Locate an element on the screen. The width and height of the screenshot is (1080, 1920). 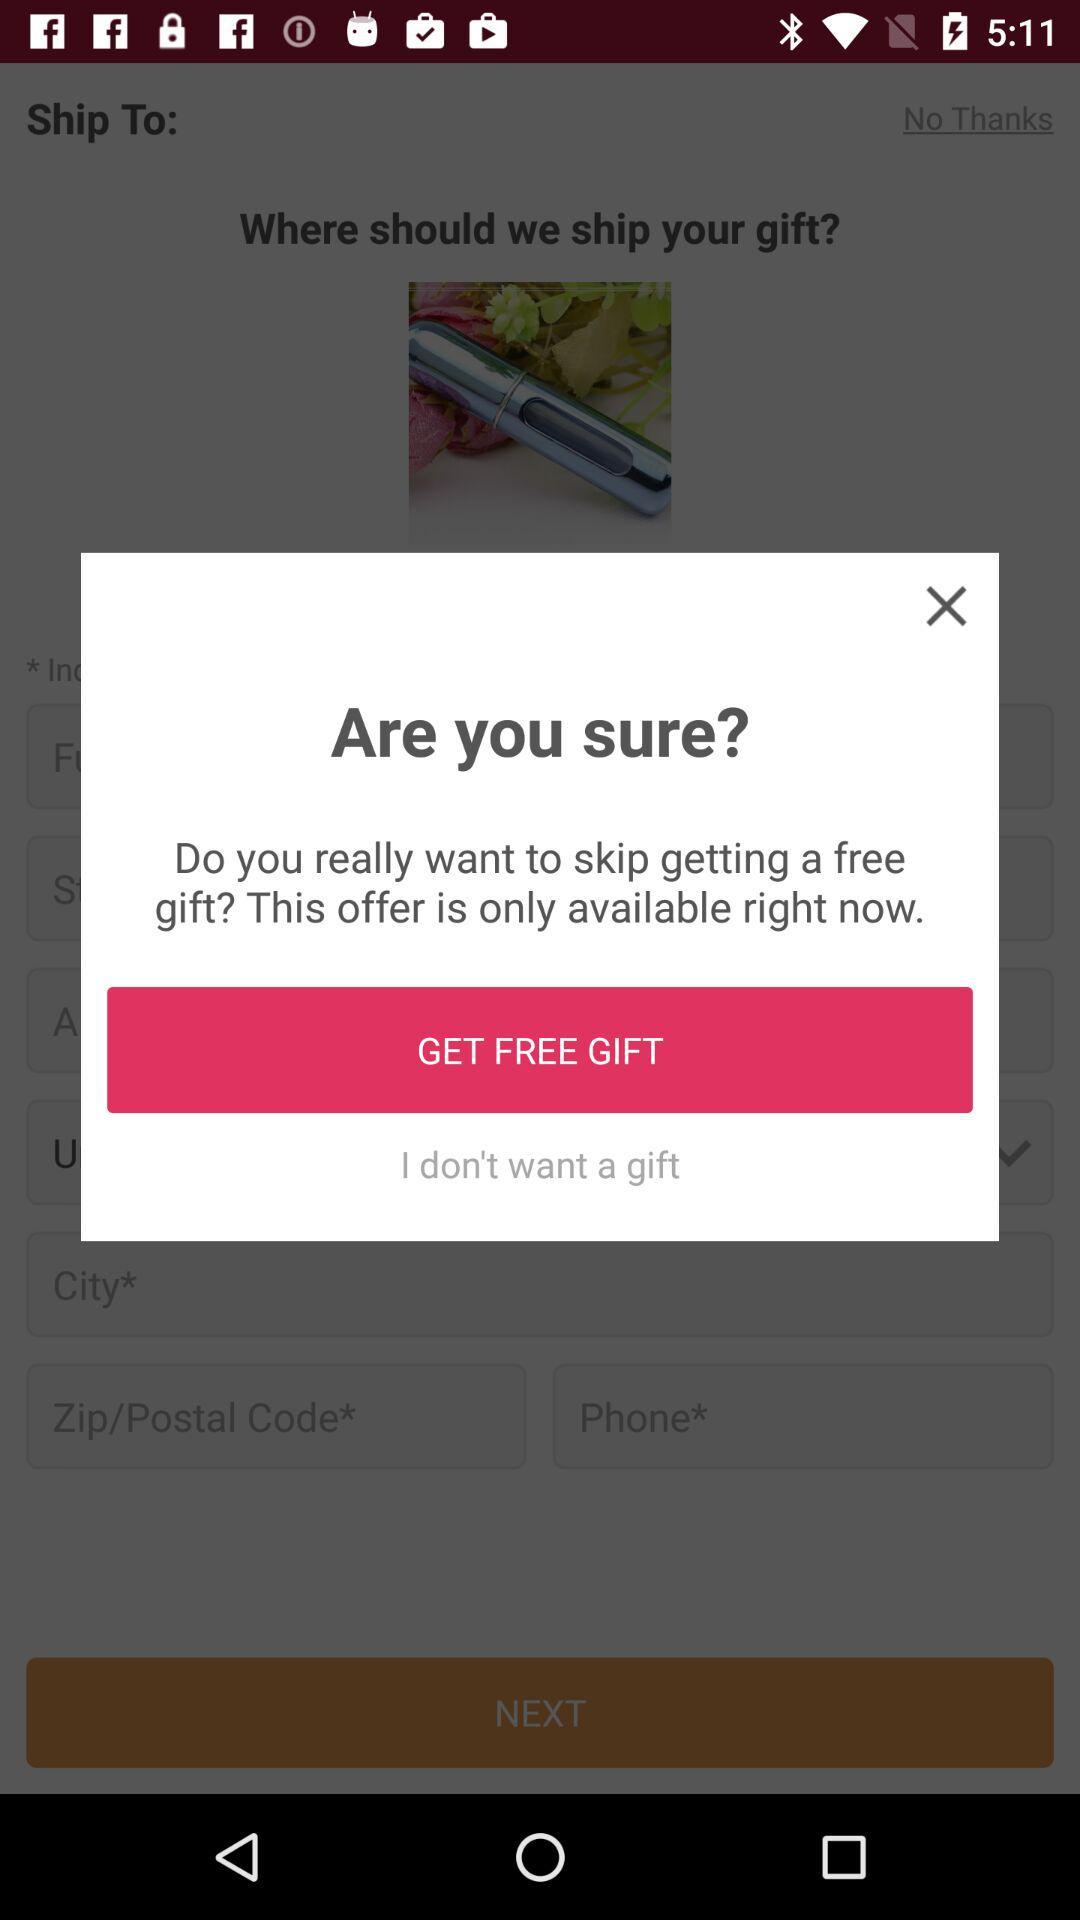
the popup is located at coordinates (945, 604).